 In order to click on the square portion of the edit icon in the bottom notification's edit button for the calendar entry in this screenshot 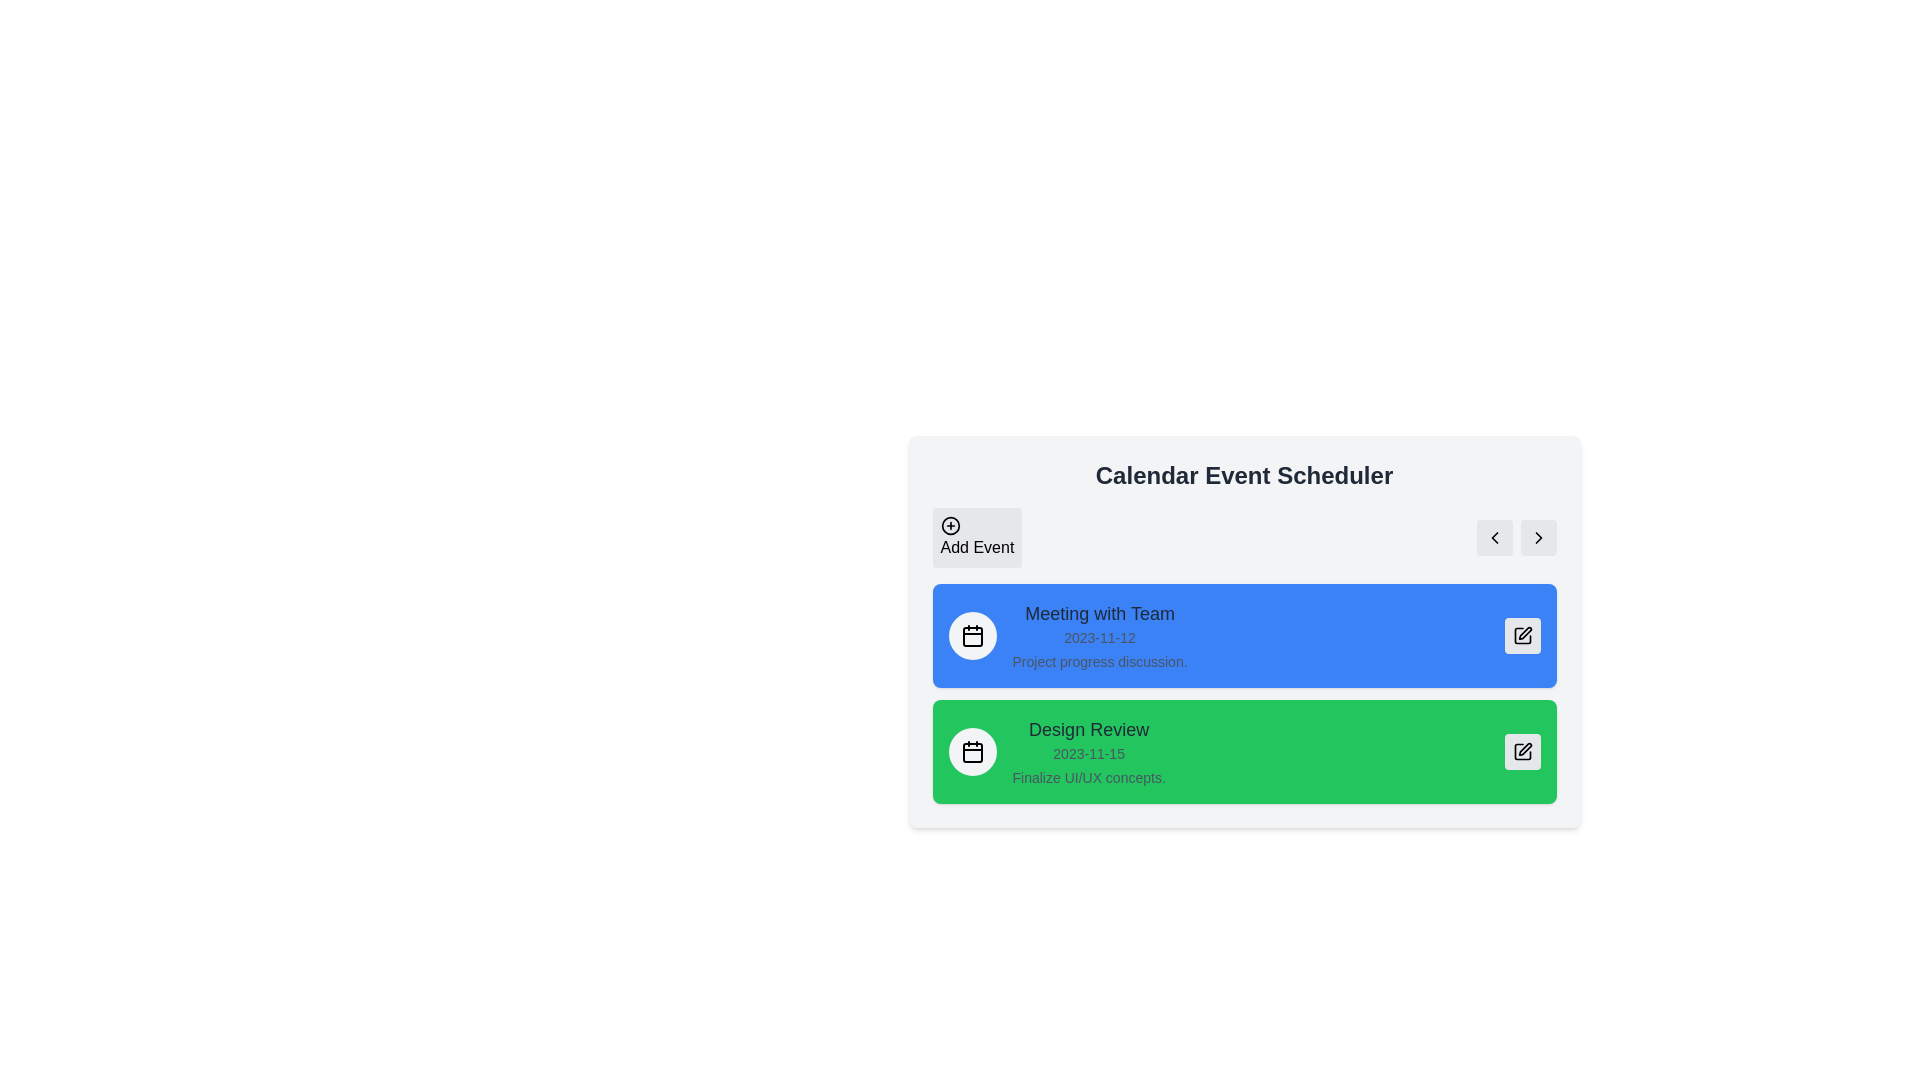, I will do `click(1521, 752)`.